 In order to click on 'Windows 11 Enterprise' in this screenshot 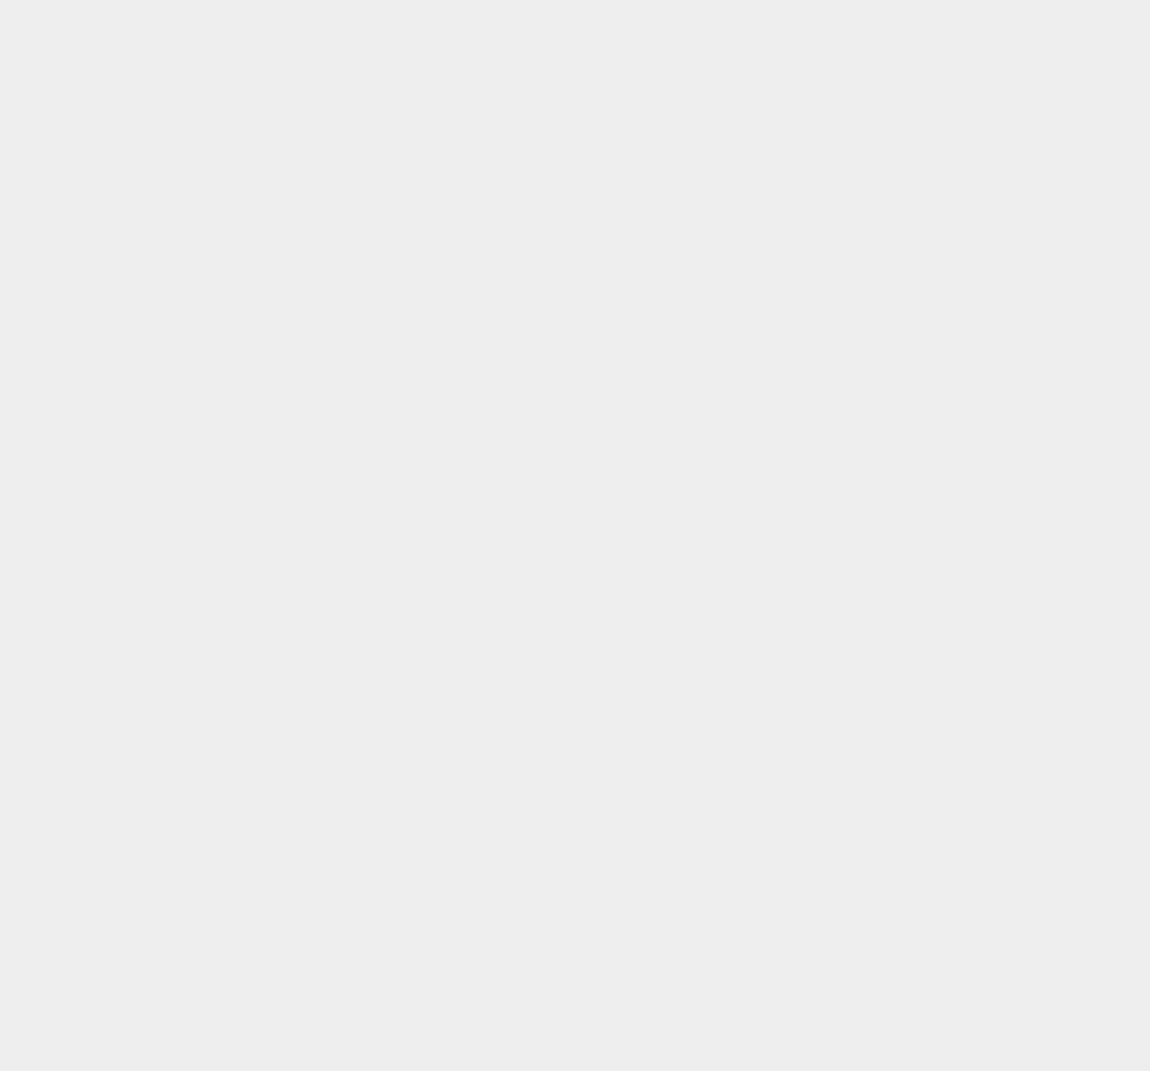, I will do `click(884, 602)`.